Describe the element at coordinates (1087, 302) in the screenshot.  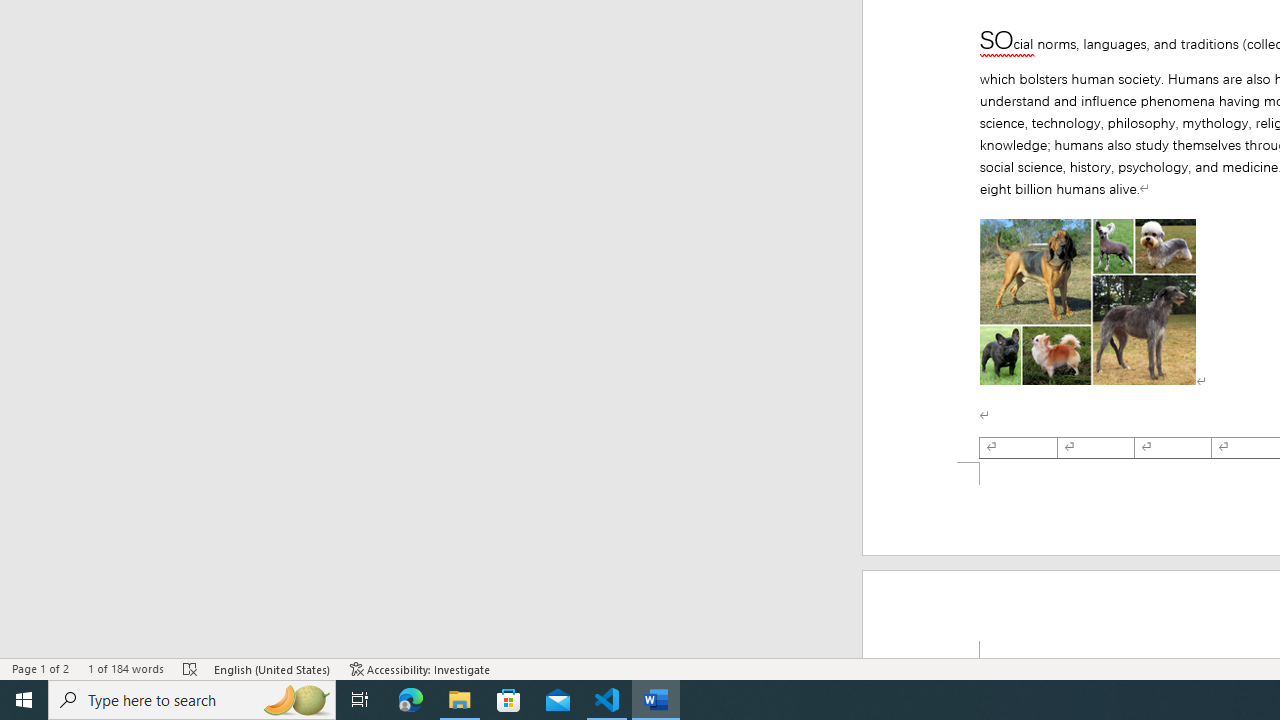
I see `'Morphological variation in six dogs'` at that location.